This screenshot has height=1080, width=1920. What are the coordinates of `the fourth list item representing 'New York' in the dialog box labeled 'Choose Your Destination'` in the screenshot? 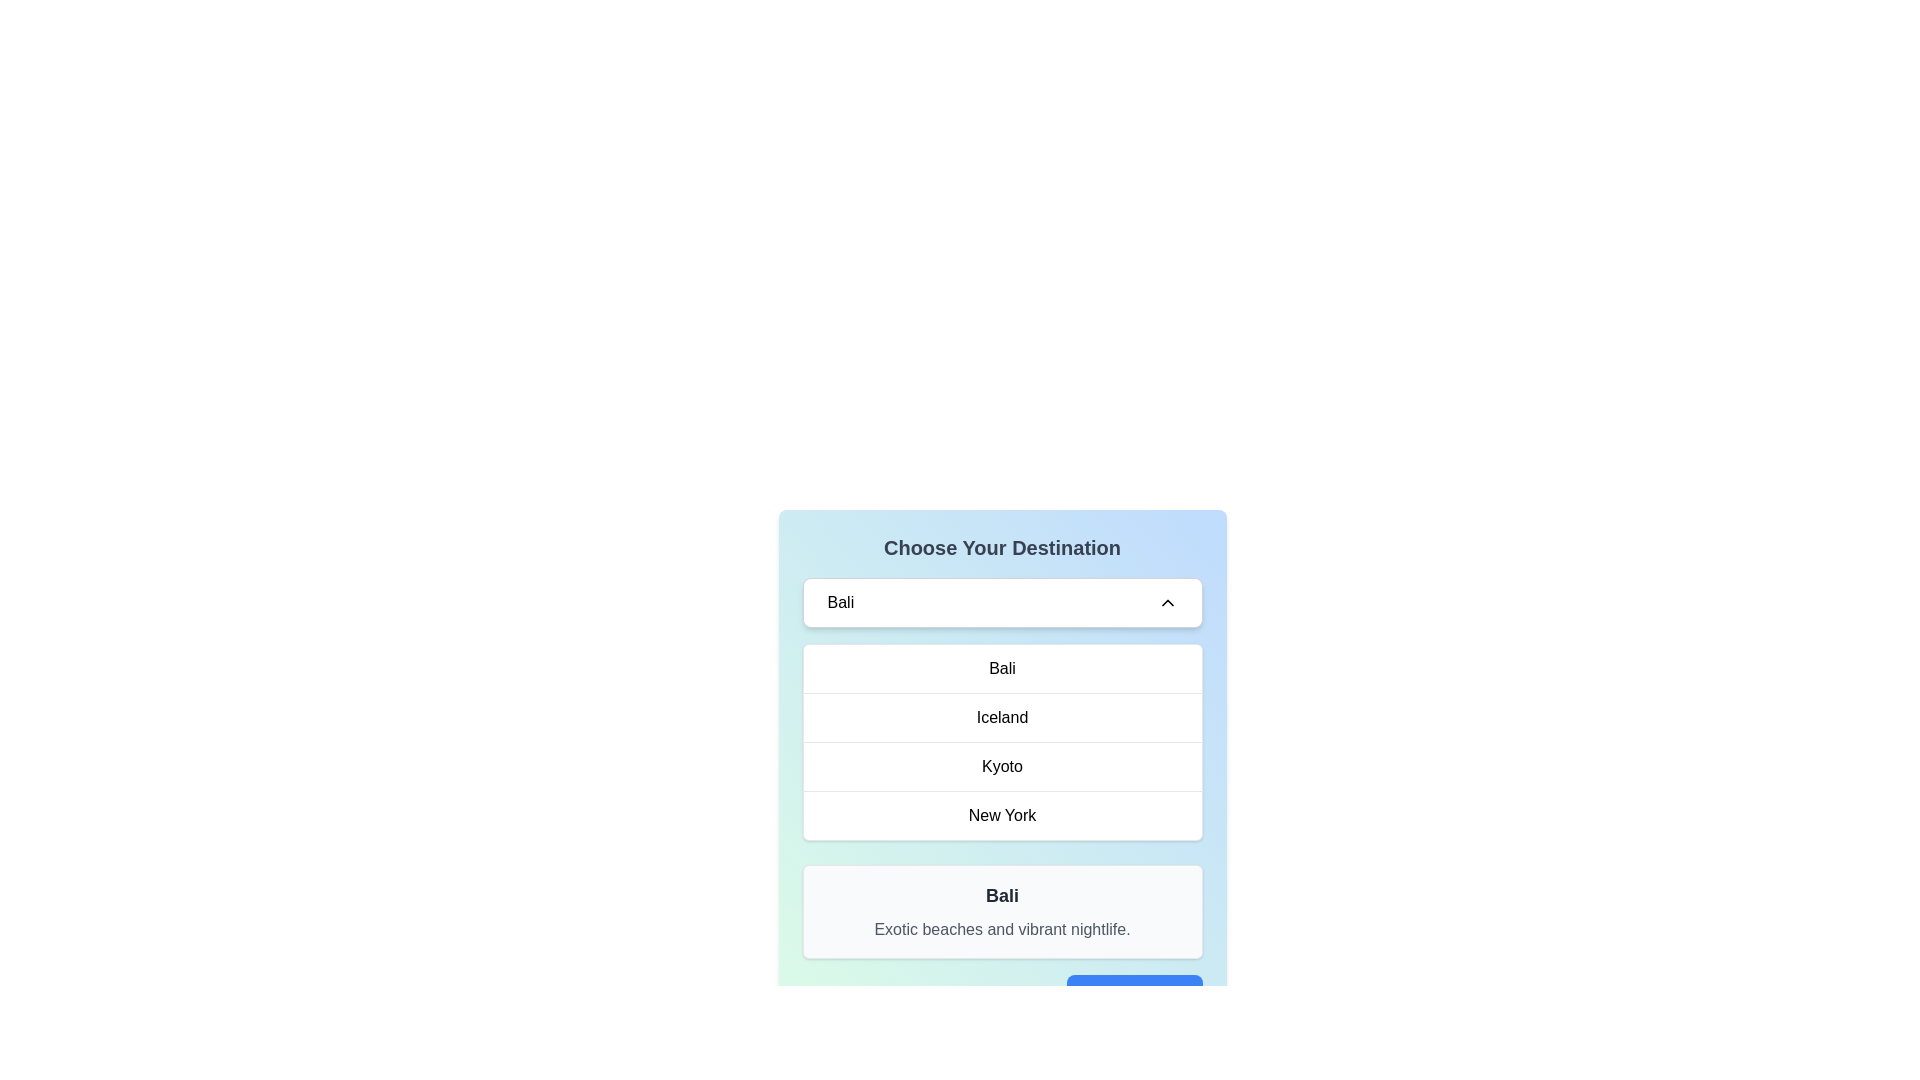 It's located at (1002, 815).